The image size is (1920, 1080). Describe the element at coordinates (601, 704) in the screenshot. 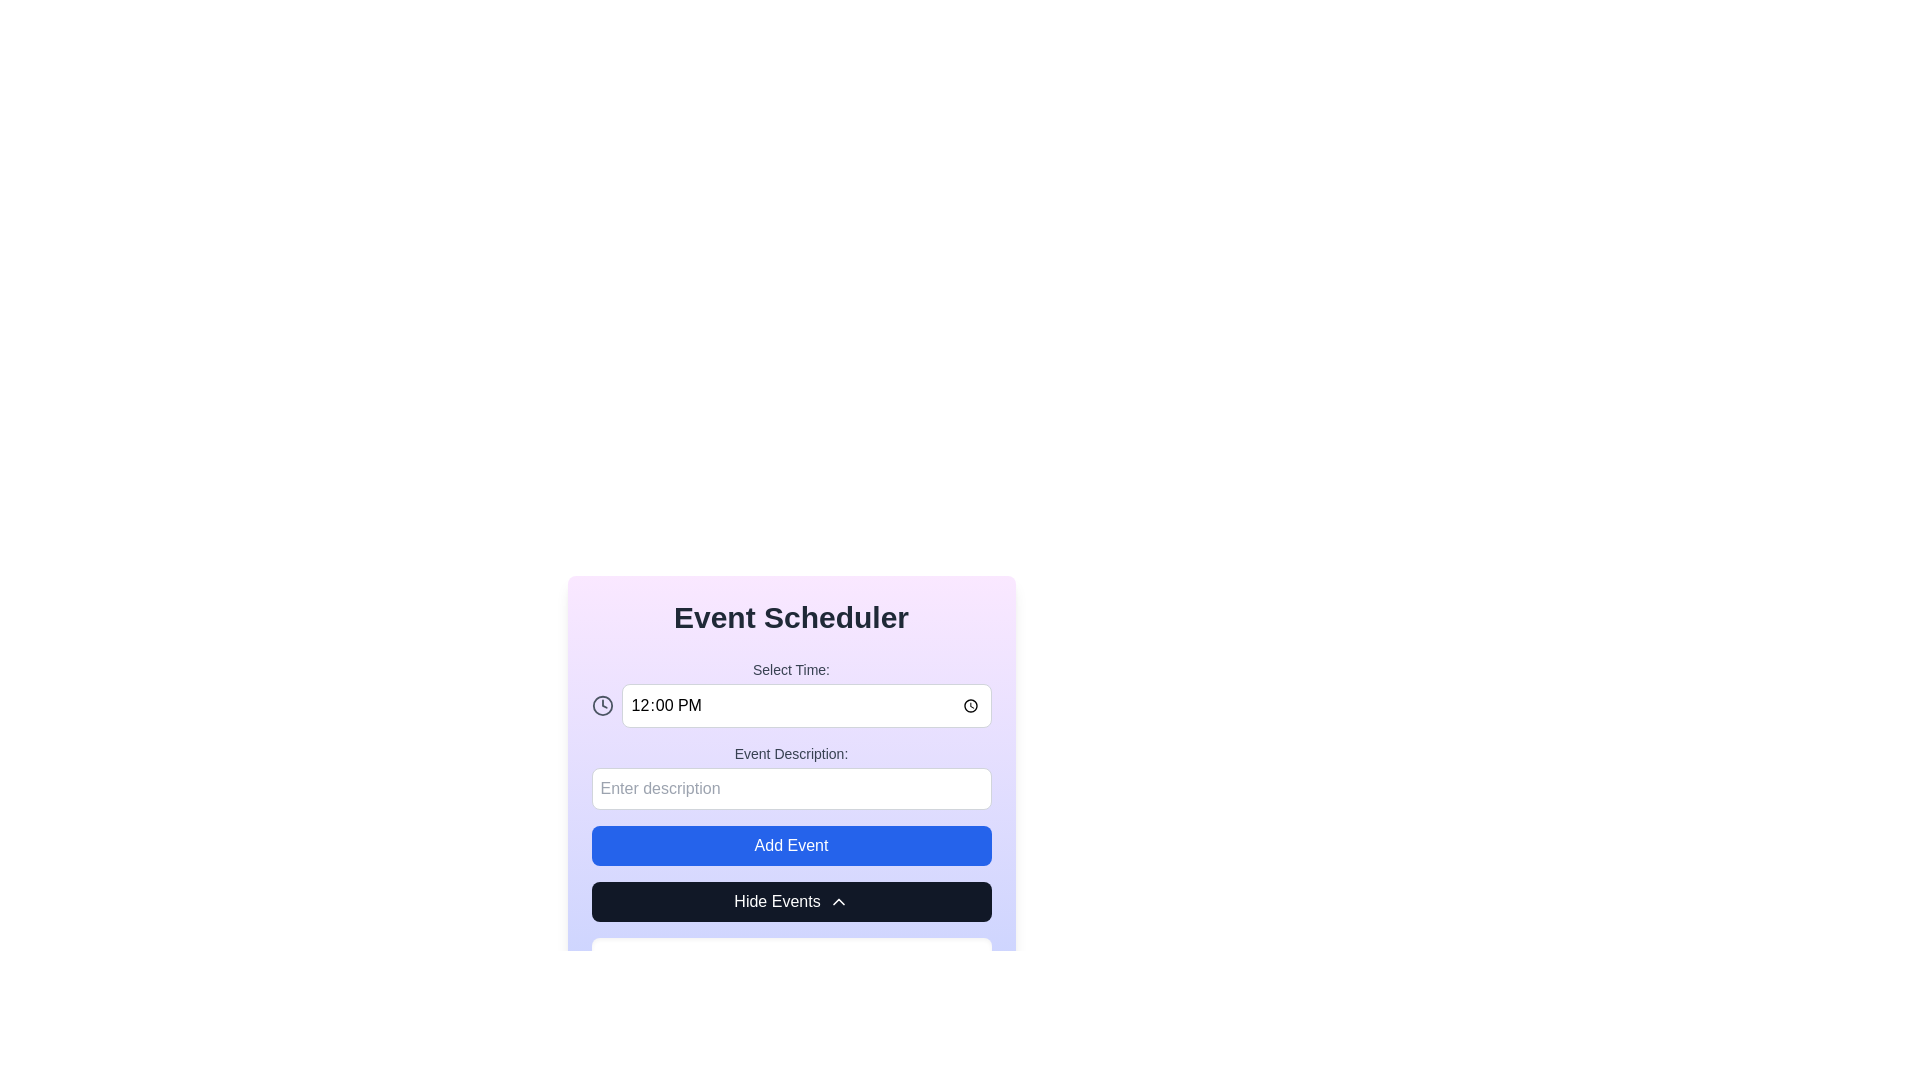

I see `the circular graphic element with a dark gray border within the SVG clock icon in the Event Scheduler interface` at that location.